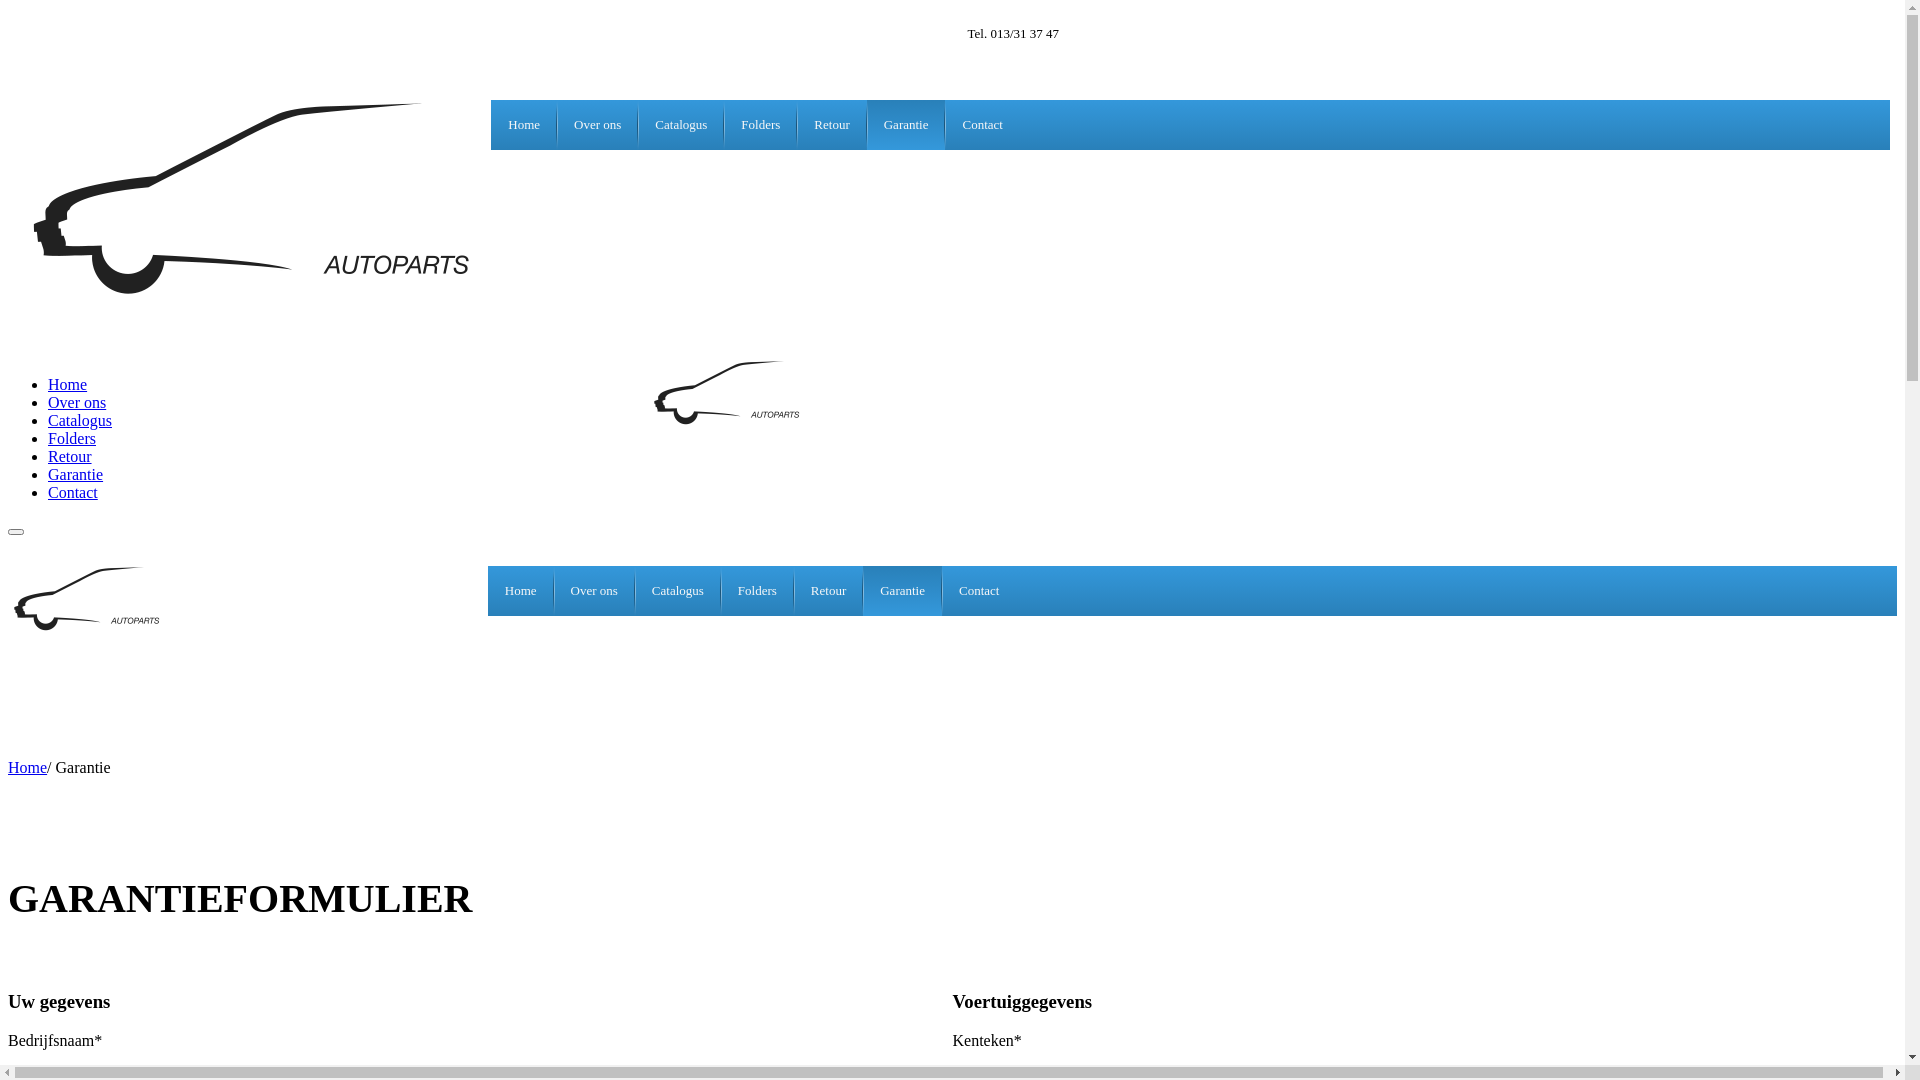 This screenshot has height=1080, width=1920. Describe the element at coordinates (521, 589) in the screenshot. I see `'Home'` at that location.